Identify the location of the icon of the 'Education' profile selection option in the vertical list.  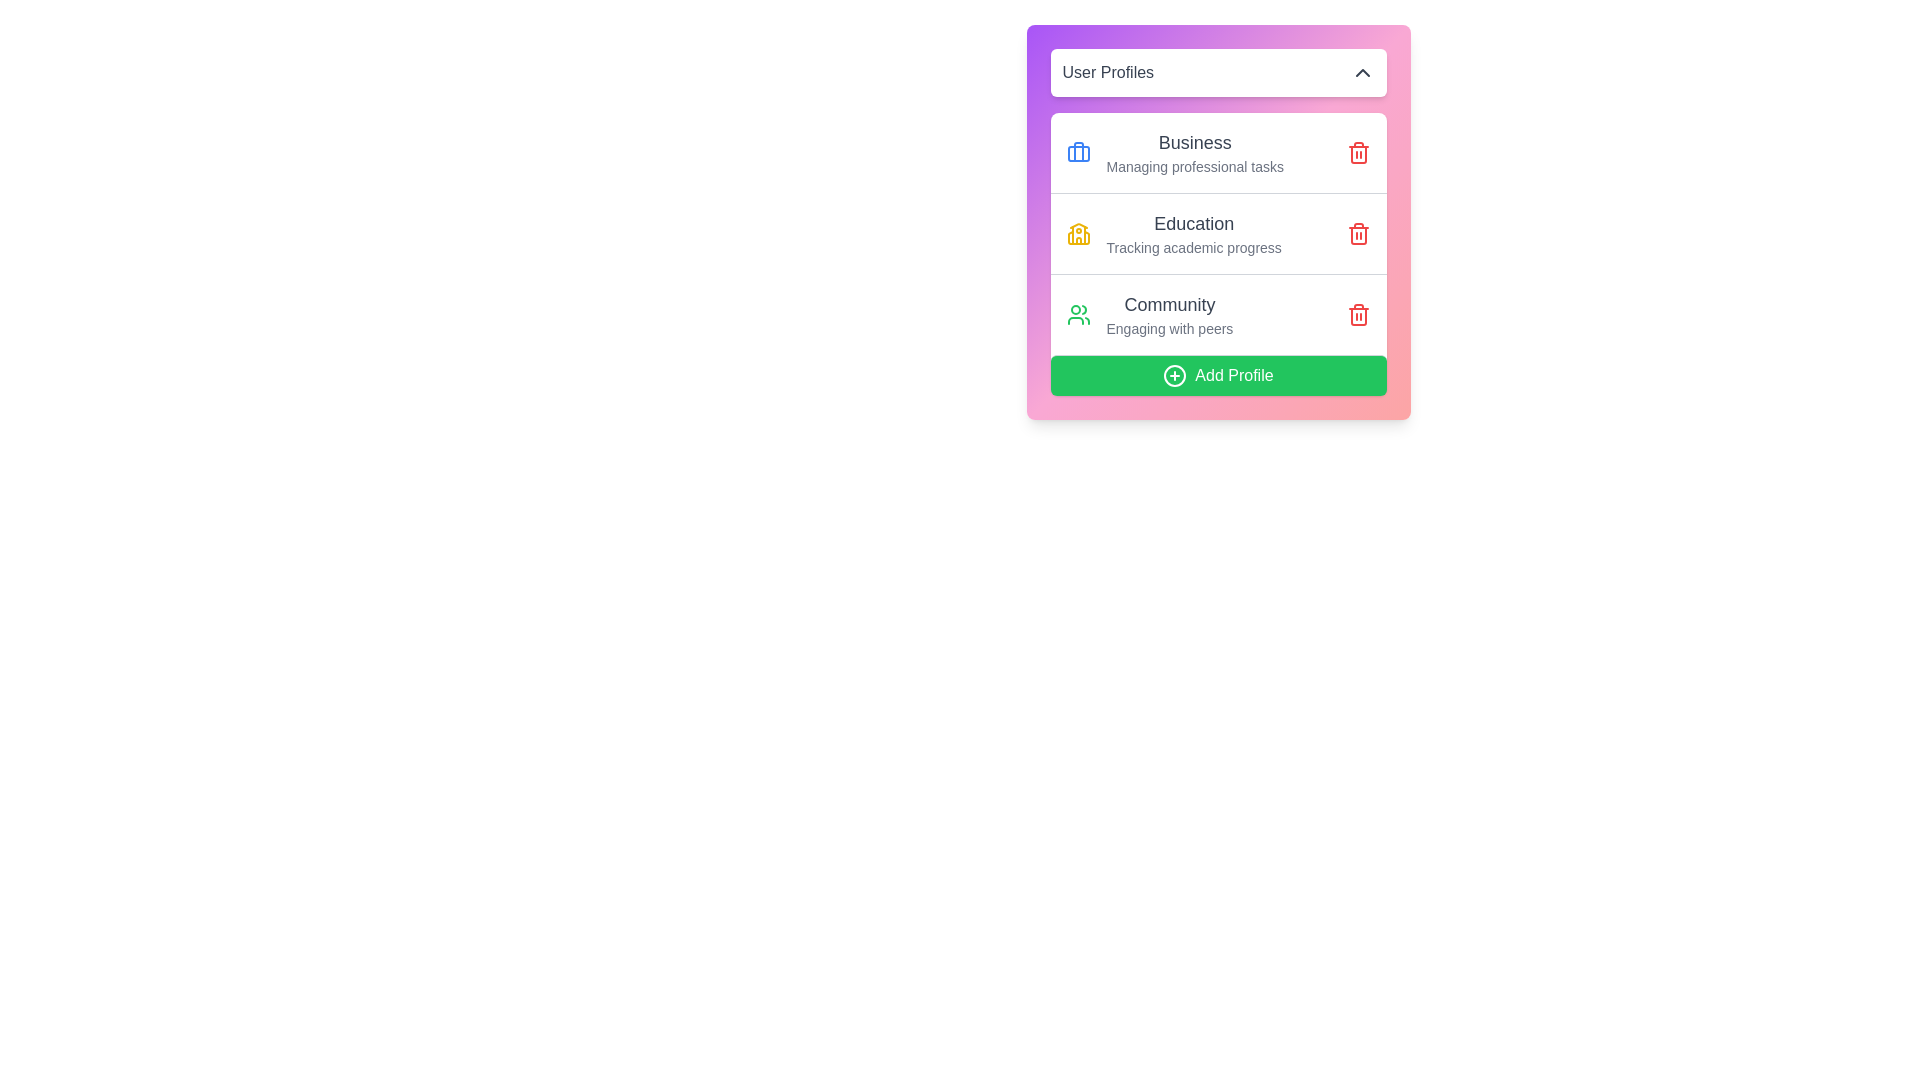
(1174, 233).